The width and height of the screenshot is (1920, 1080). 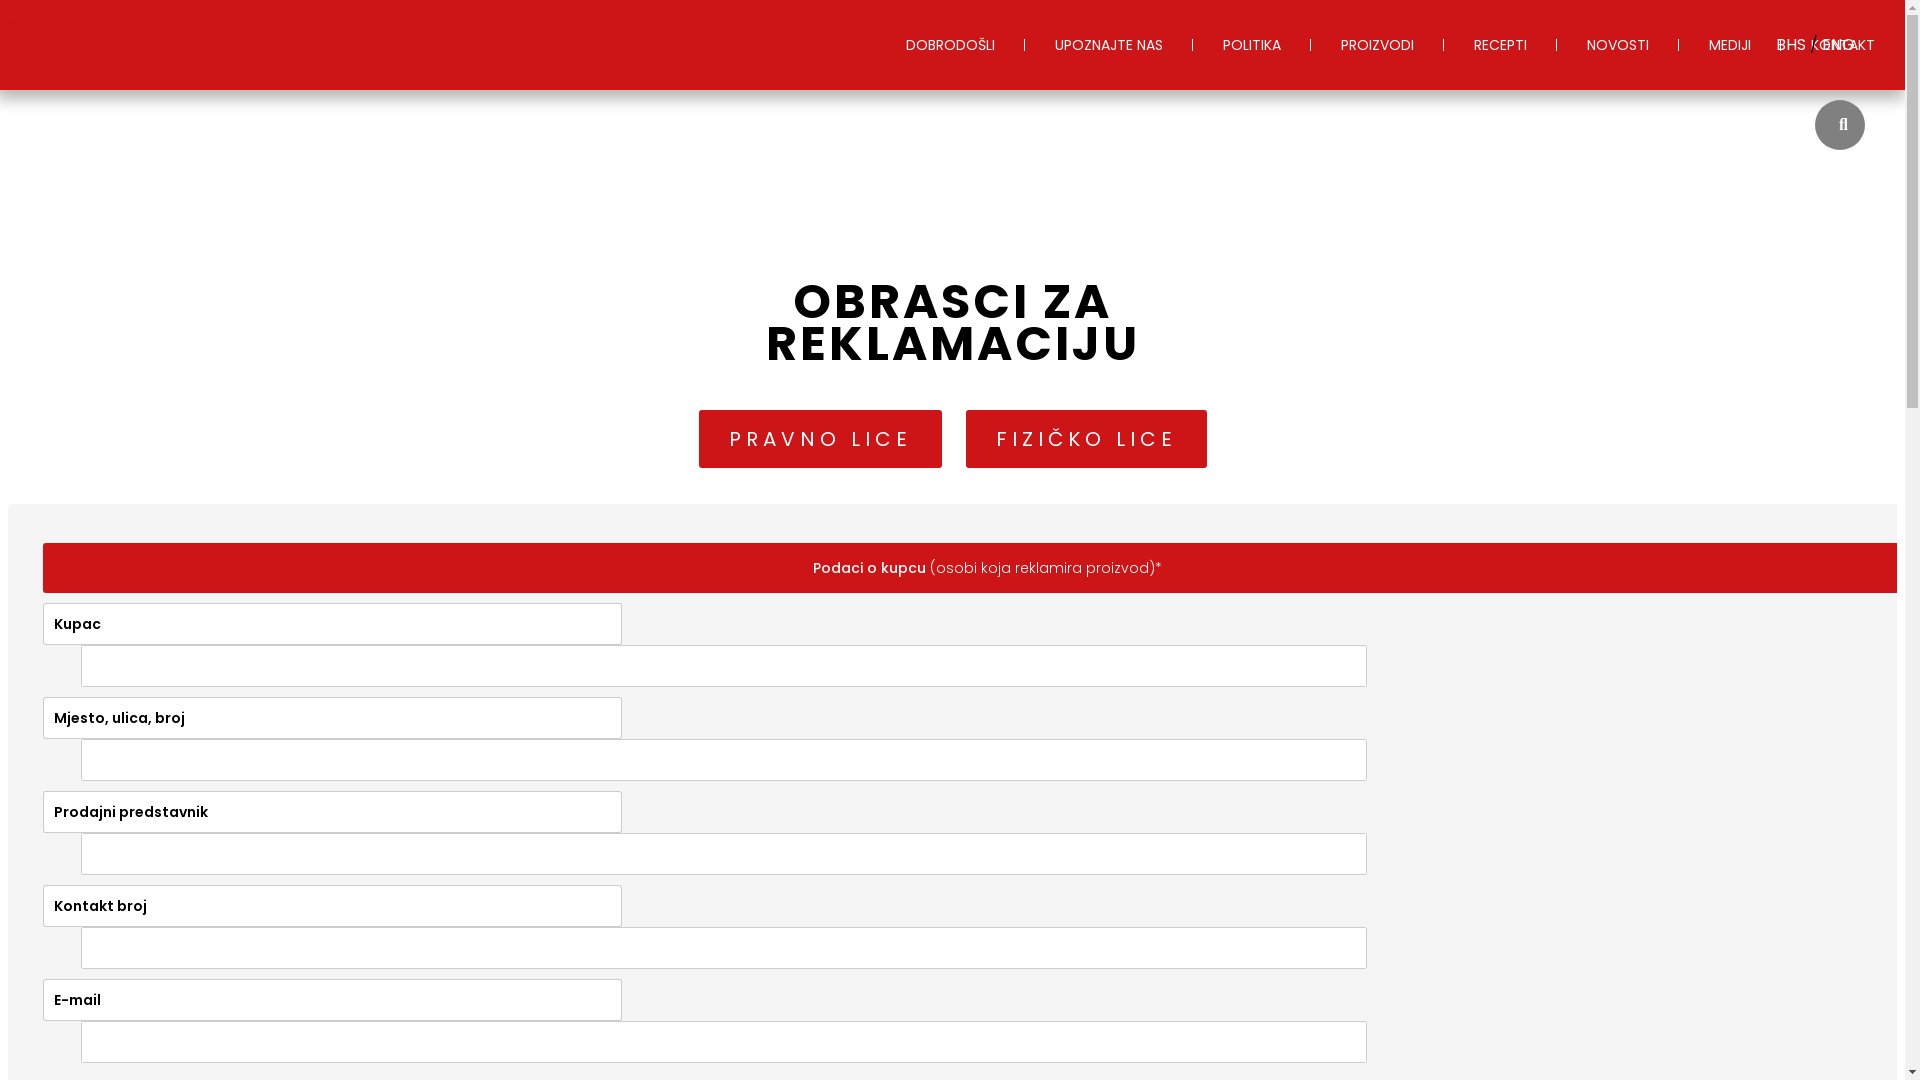 I want to click on 'KONTAKT', so click(x=1780, y=45).